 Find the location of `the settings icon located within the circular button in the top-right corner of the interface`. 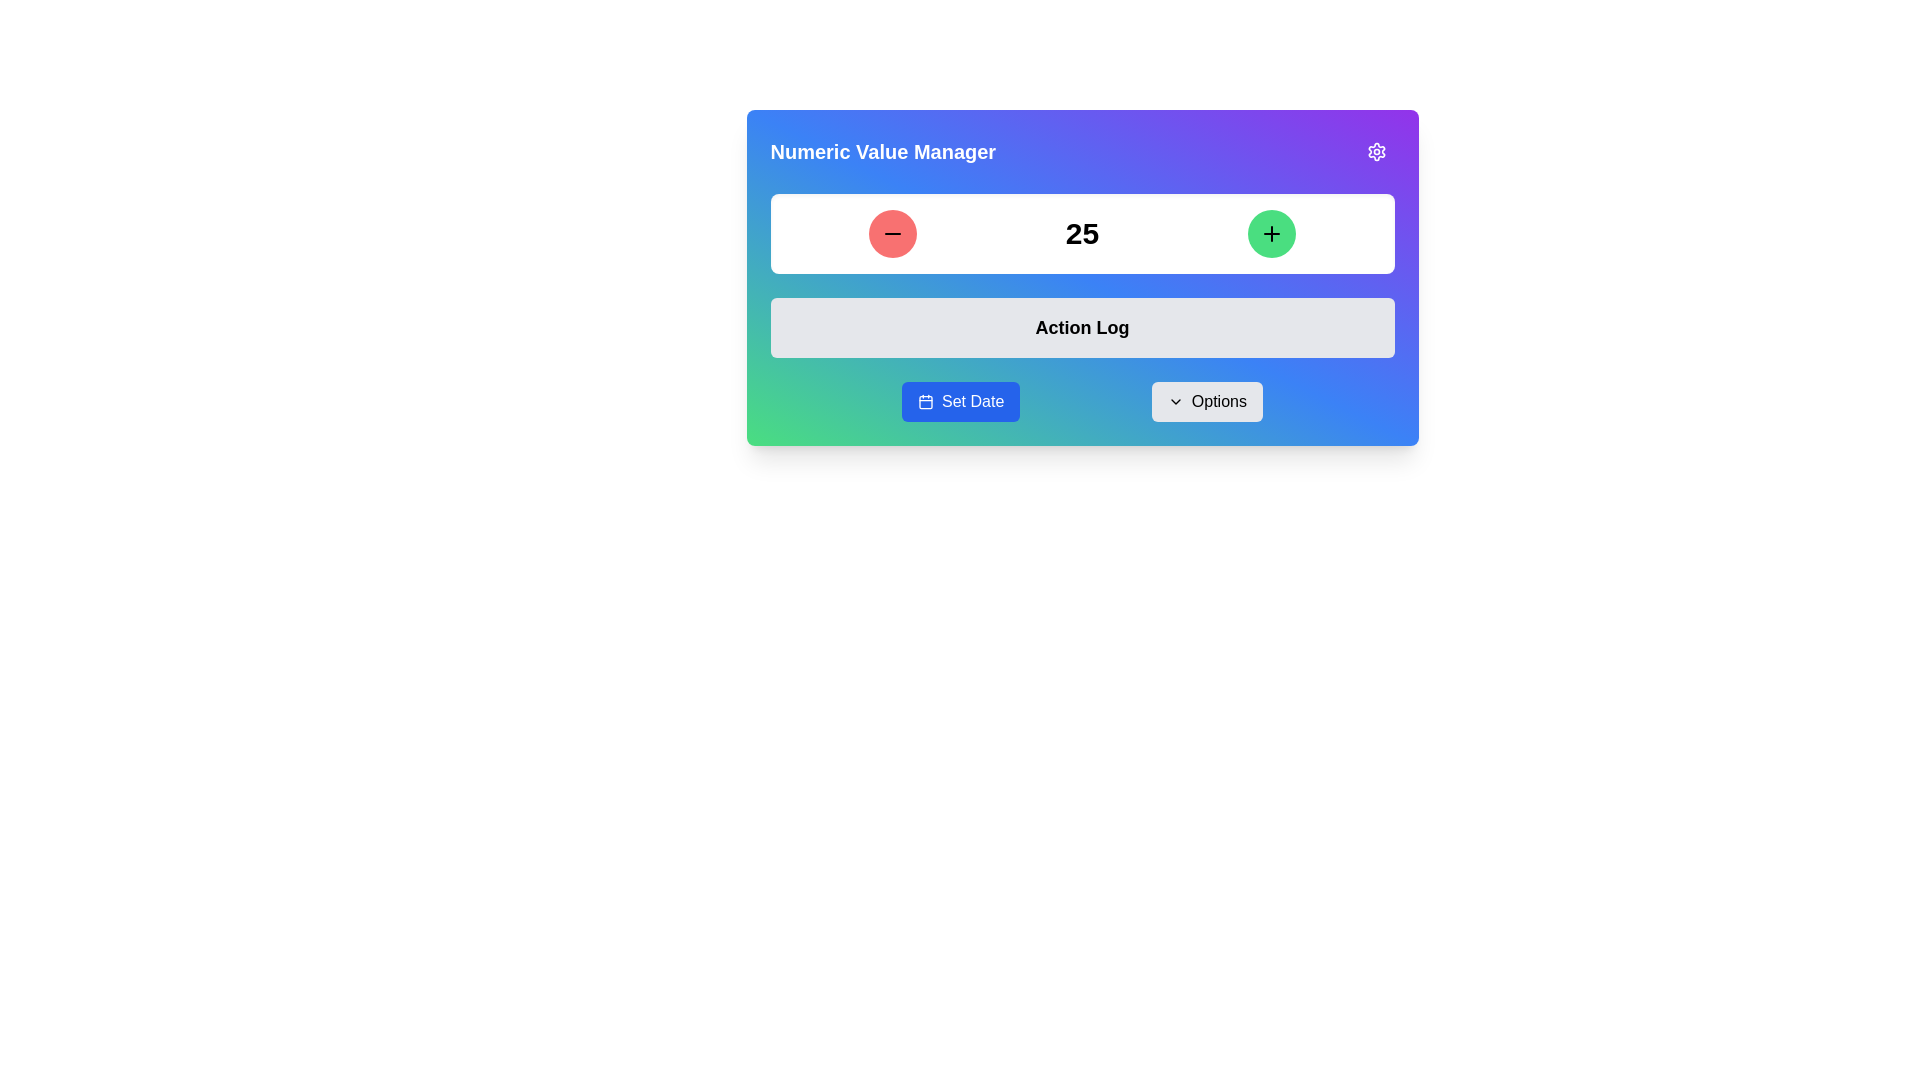

the settings icon located within the circular button in the top-right corner of the interface is located at coordinates (1375, 150).